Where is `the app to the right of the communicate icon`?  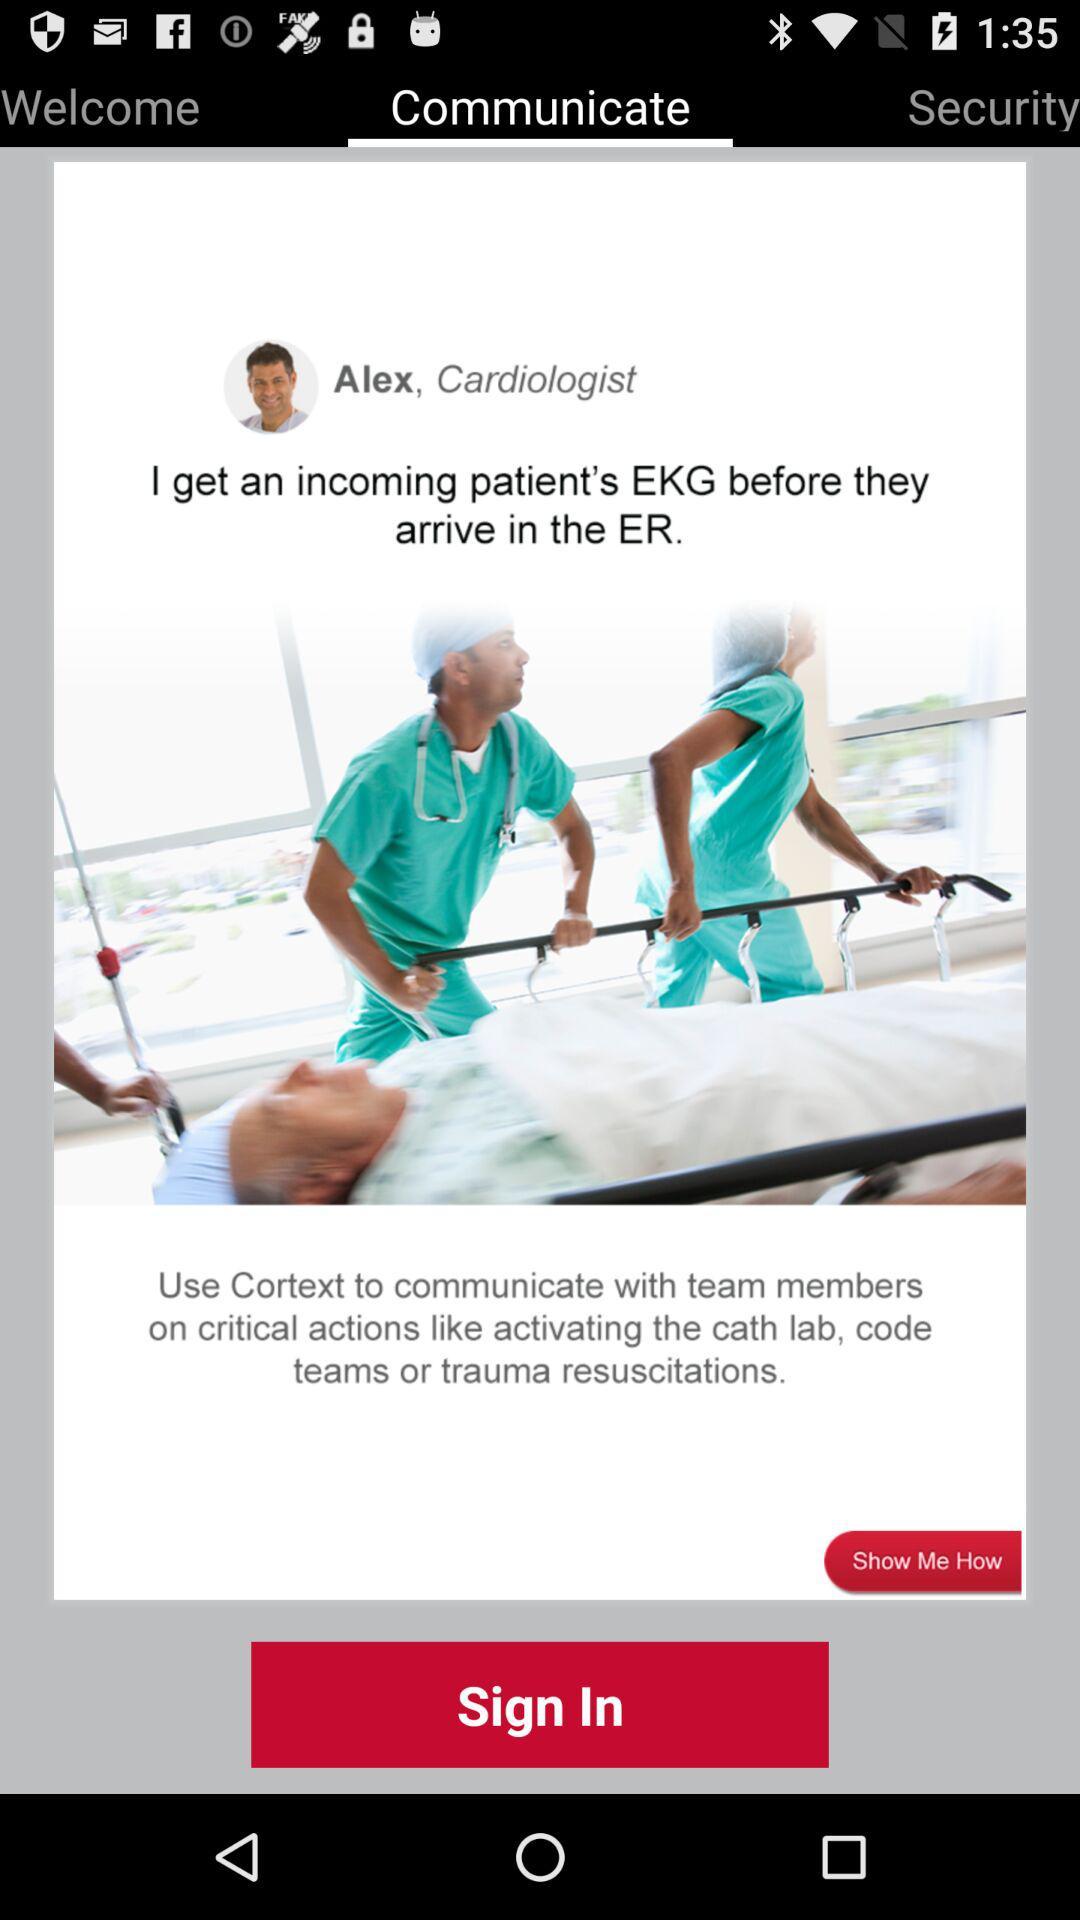 the app to the right of the communicate icon is located at coordinates (993, 101).